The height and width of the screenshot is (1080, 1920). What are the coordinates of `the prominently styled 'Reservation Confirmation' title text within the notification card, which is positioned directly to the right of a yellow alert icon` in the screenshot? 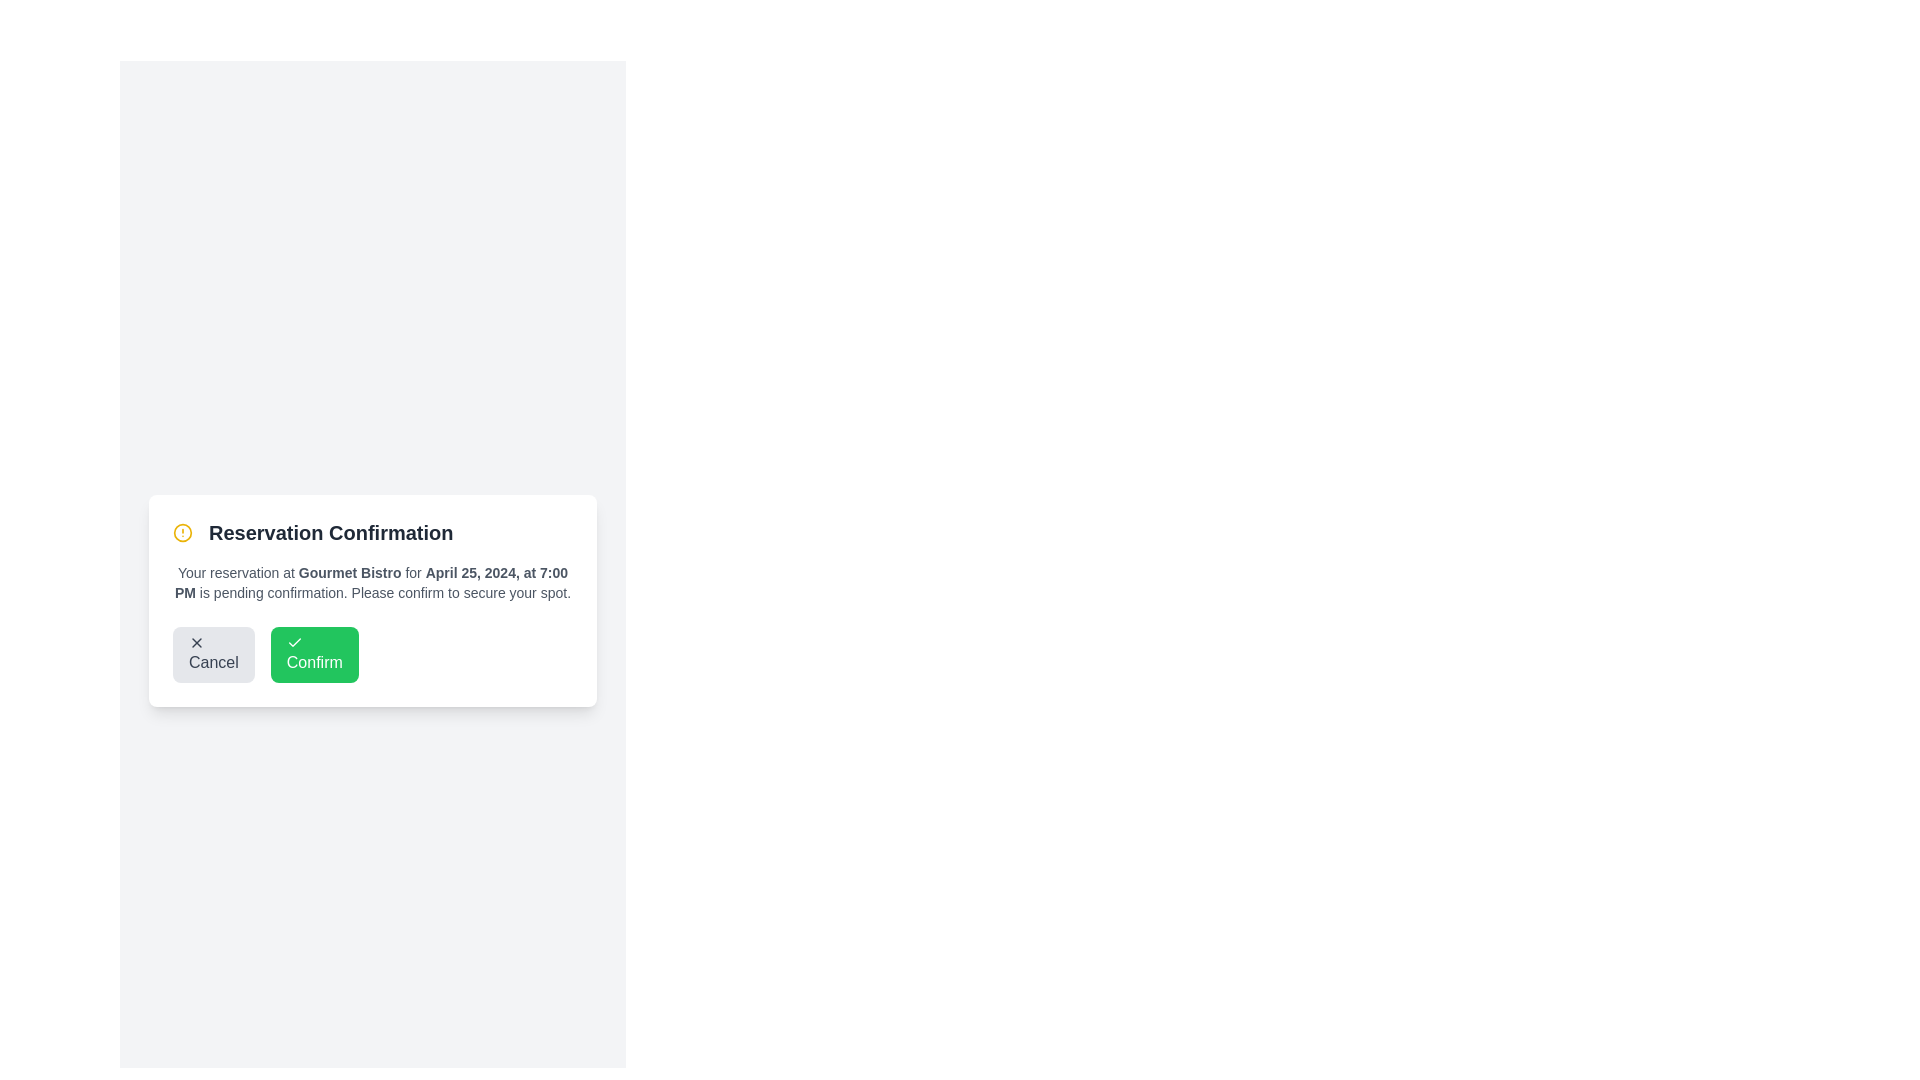 It's located at (331, 531).